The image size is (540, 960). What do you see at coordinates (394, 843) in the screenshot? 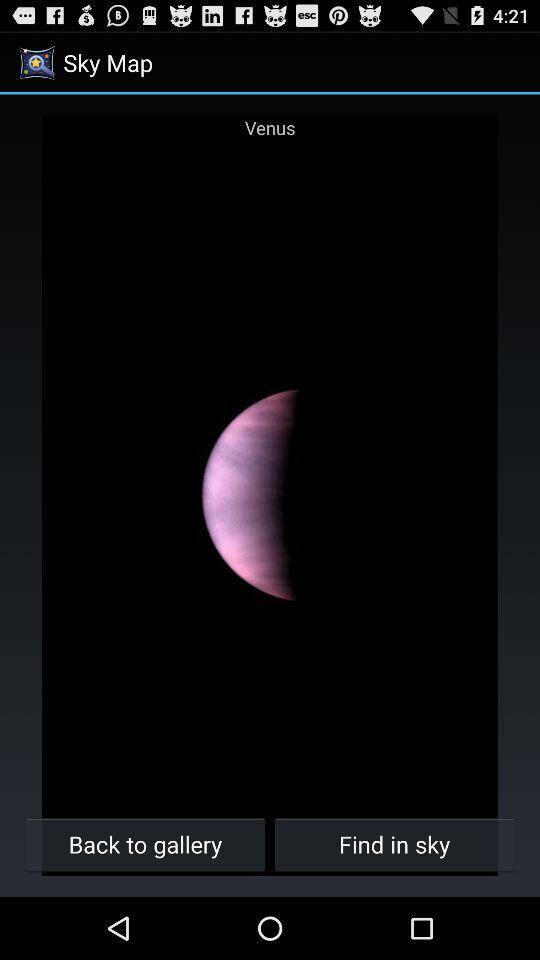
I see `the find in sky icon` at bounding box center [394, 843].